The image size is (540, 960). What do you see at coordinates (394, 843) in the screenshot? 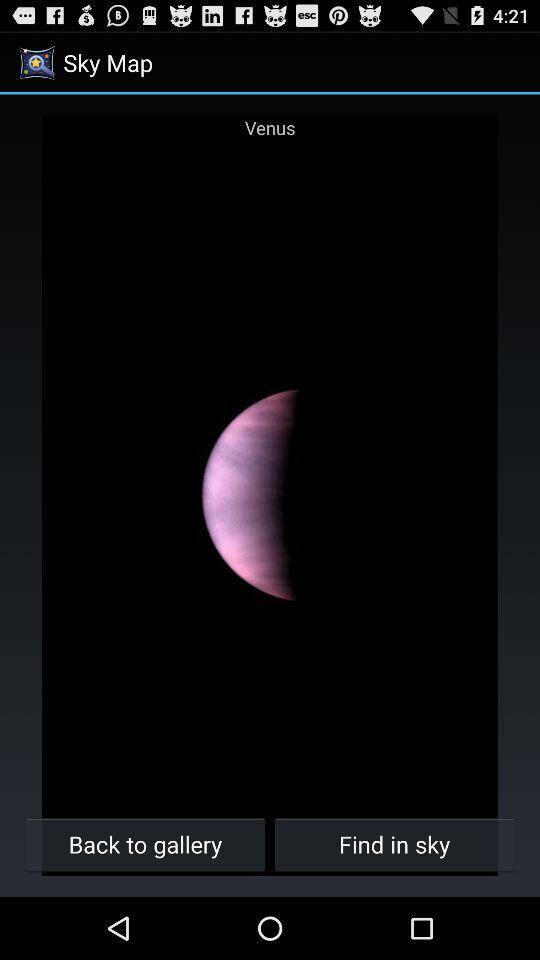
I see `the find in sky icon` at bounding box center [394, 843].